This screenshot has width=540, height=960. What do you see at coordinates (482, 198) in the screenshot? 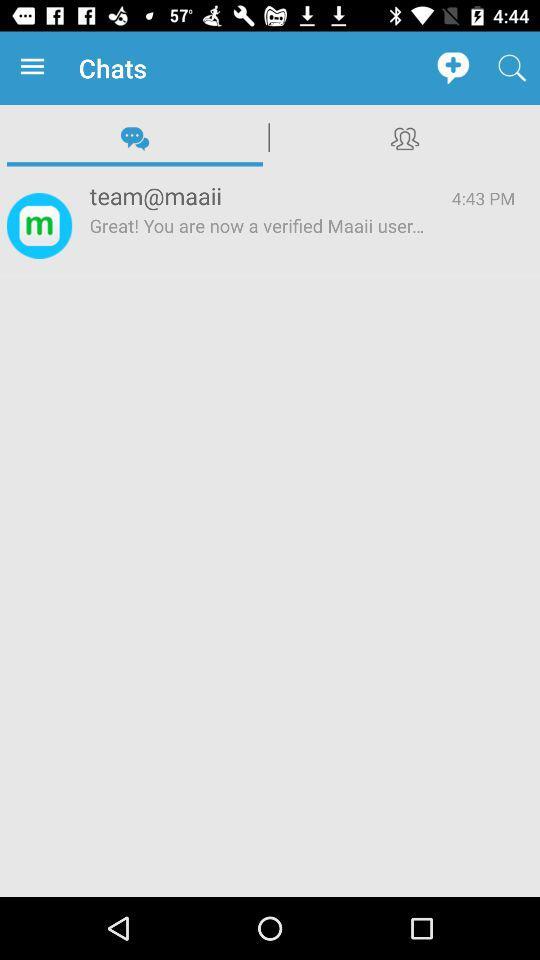
I see `icon next to the team@maaii app` at bounding box center [482, 198].